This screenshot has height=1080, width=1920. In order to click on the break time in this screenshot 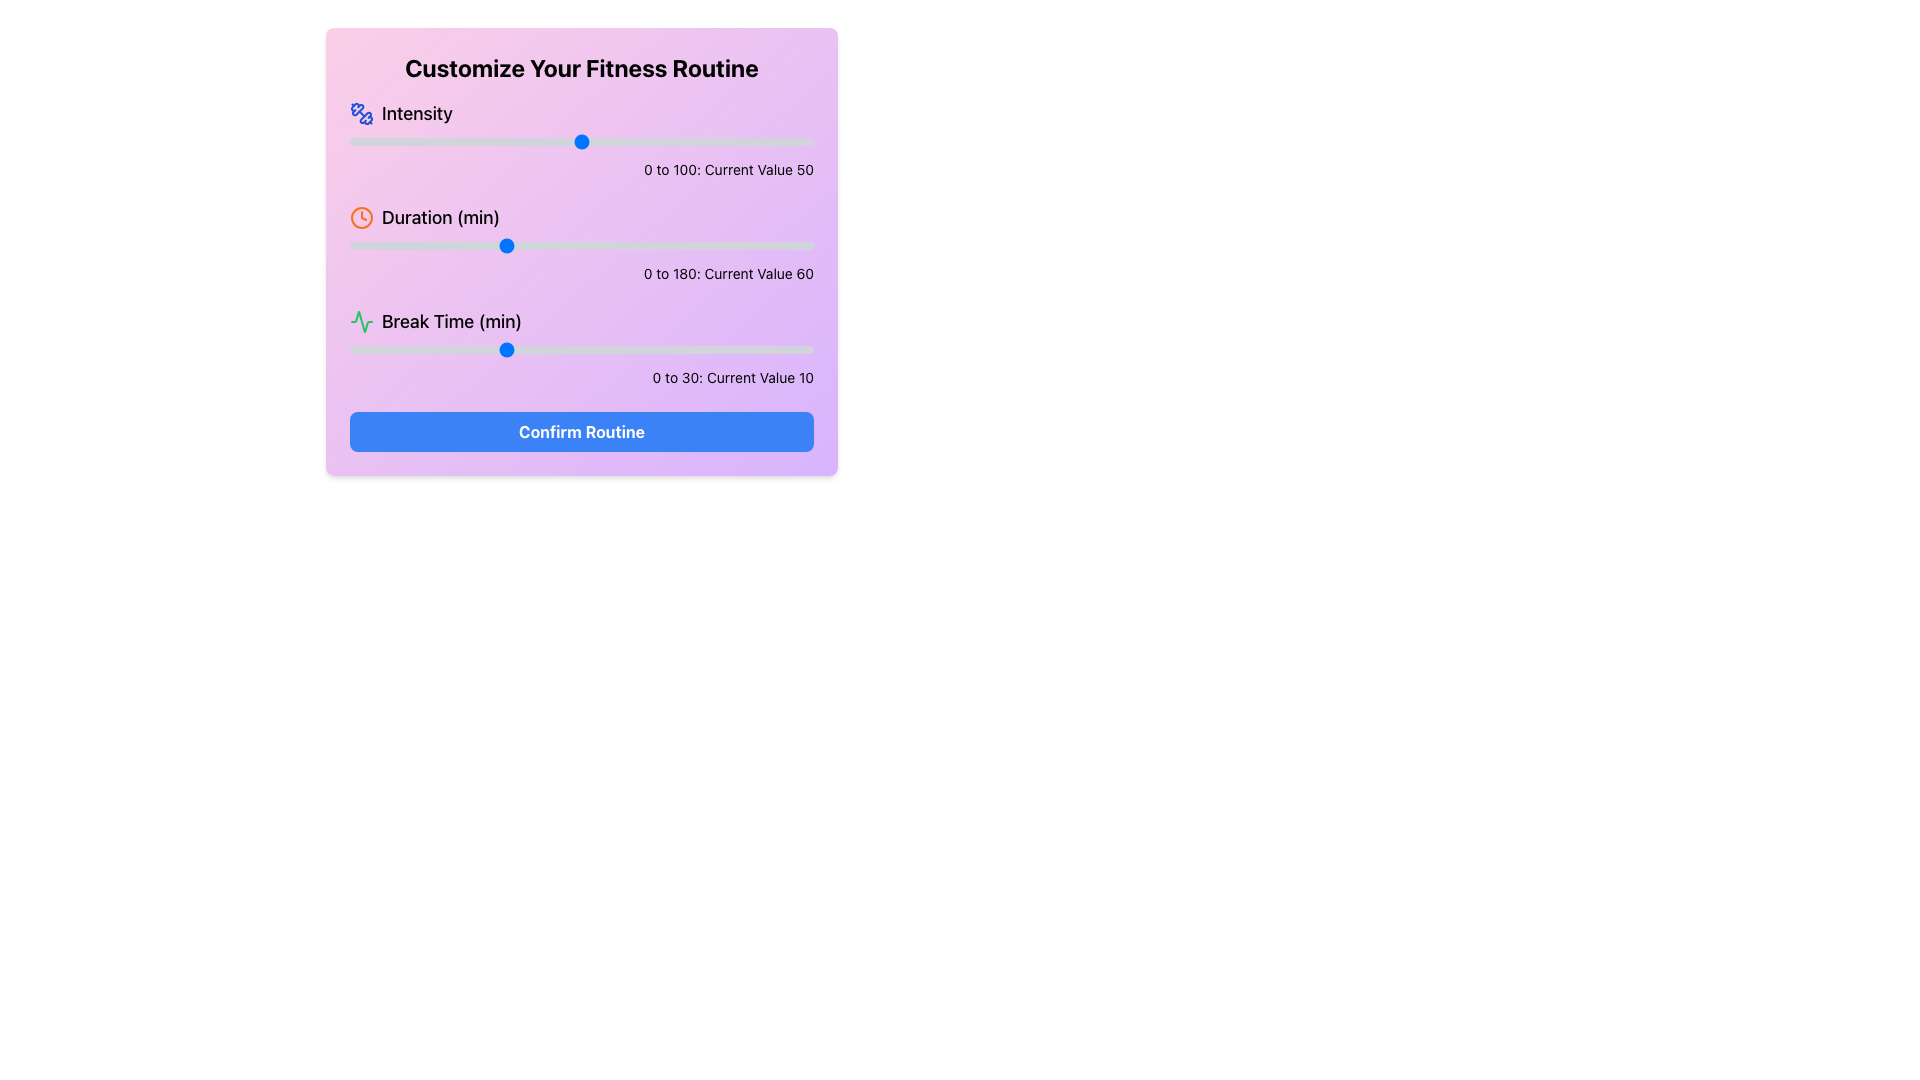, I will do `click(410, 349)`.